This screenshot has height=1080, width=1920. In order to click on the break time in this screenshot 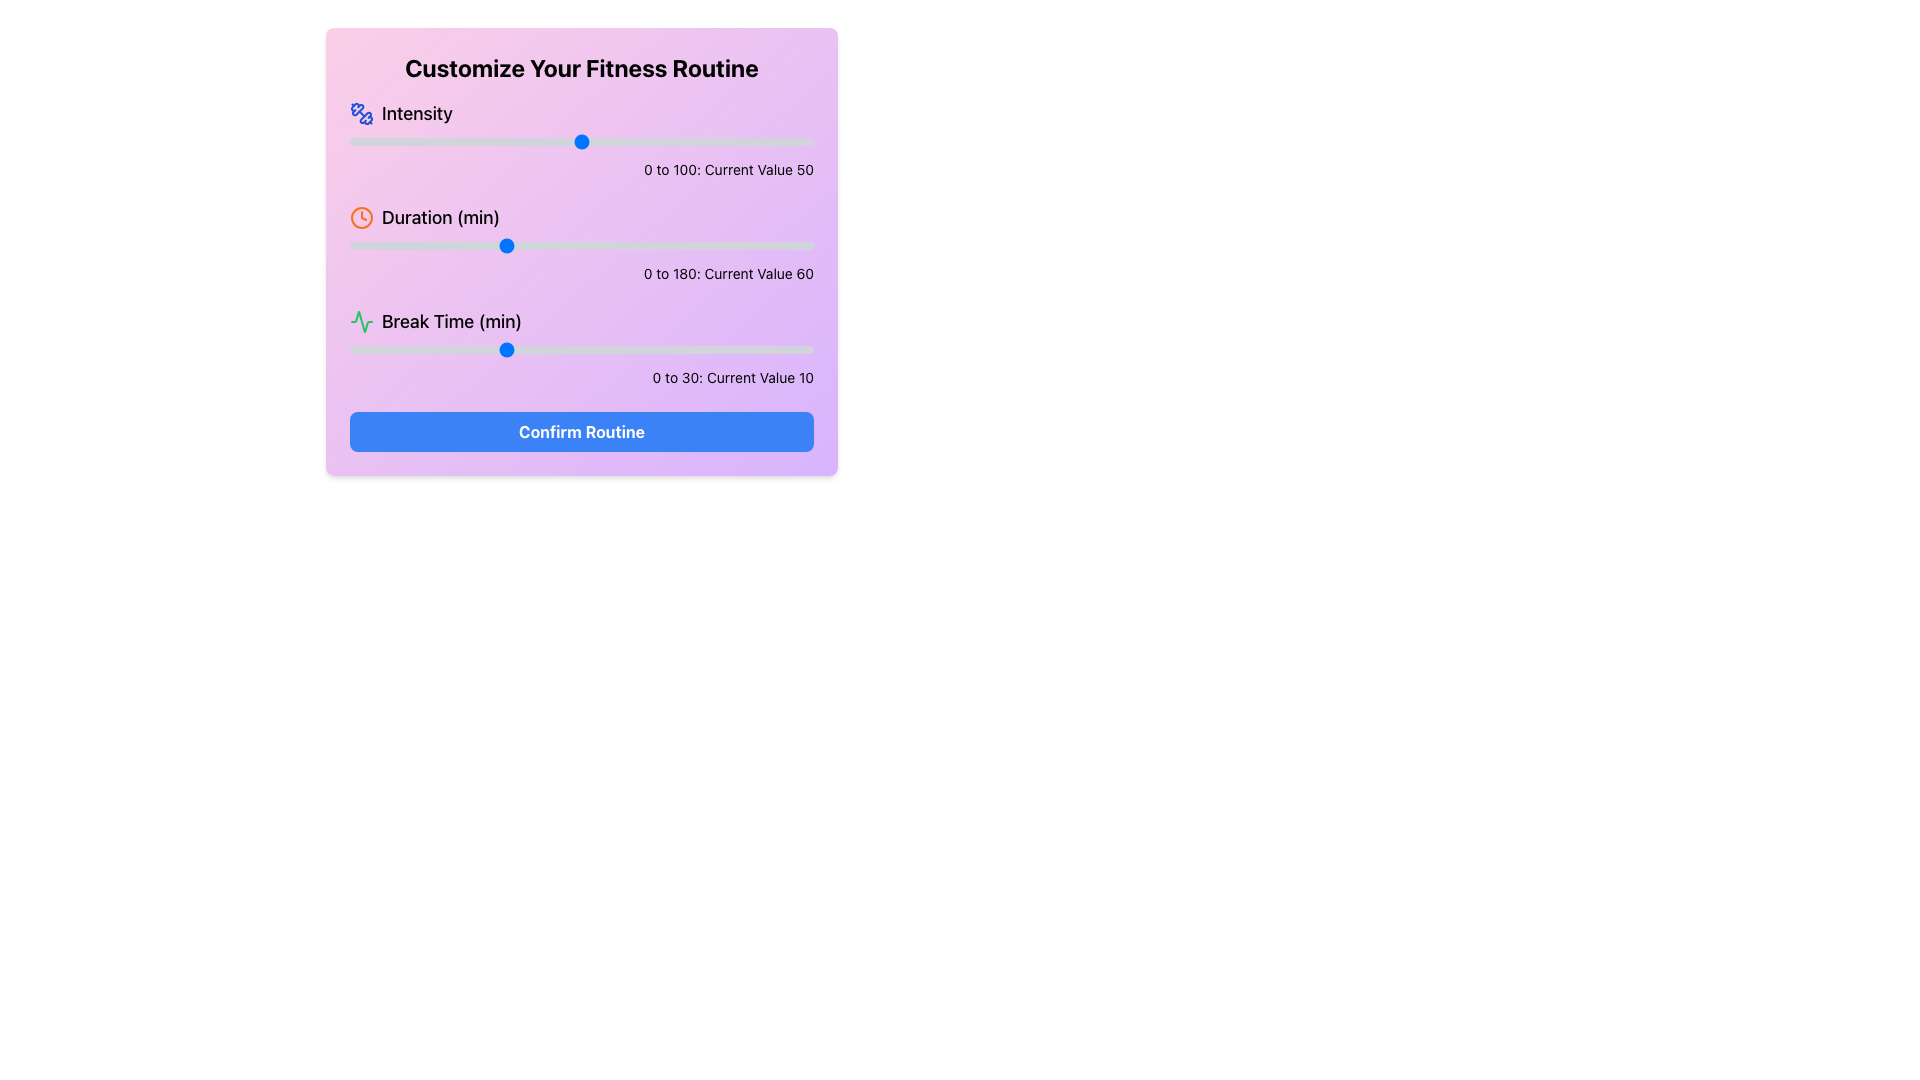, I will do `click(410, 349)`.